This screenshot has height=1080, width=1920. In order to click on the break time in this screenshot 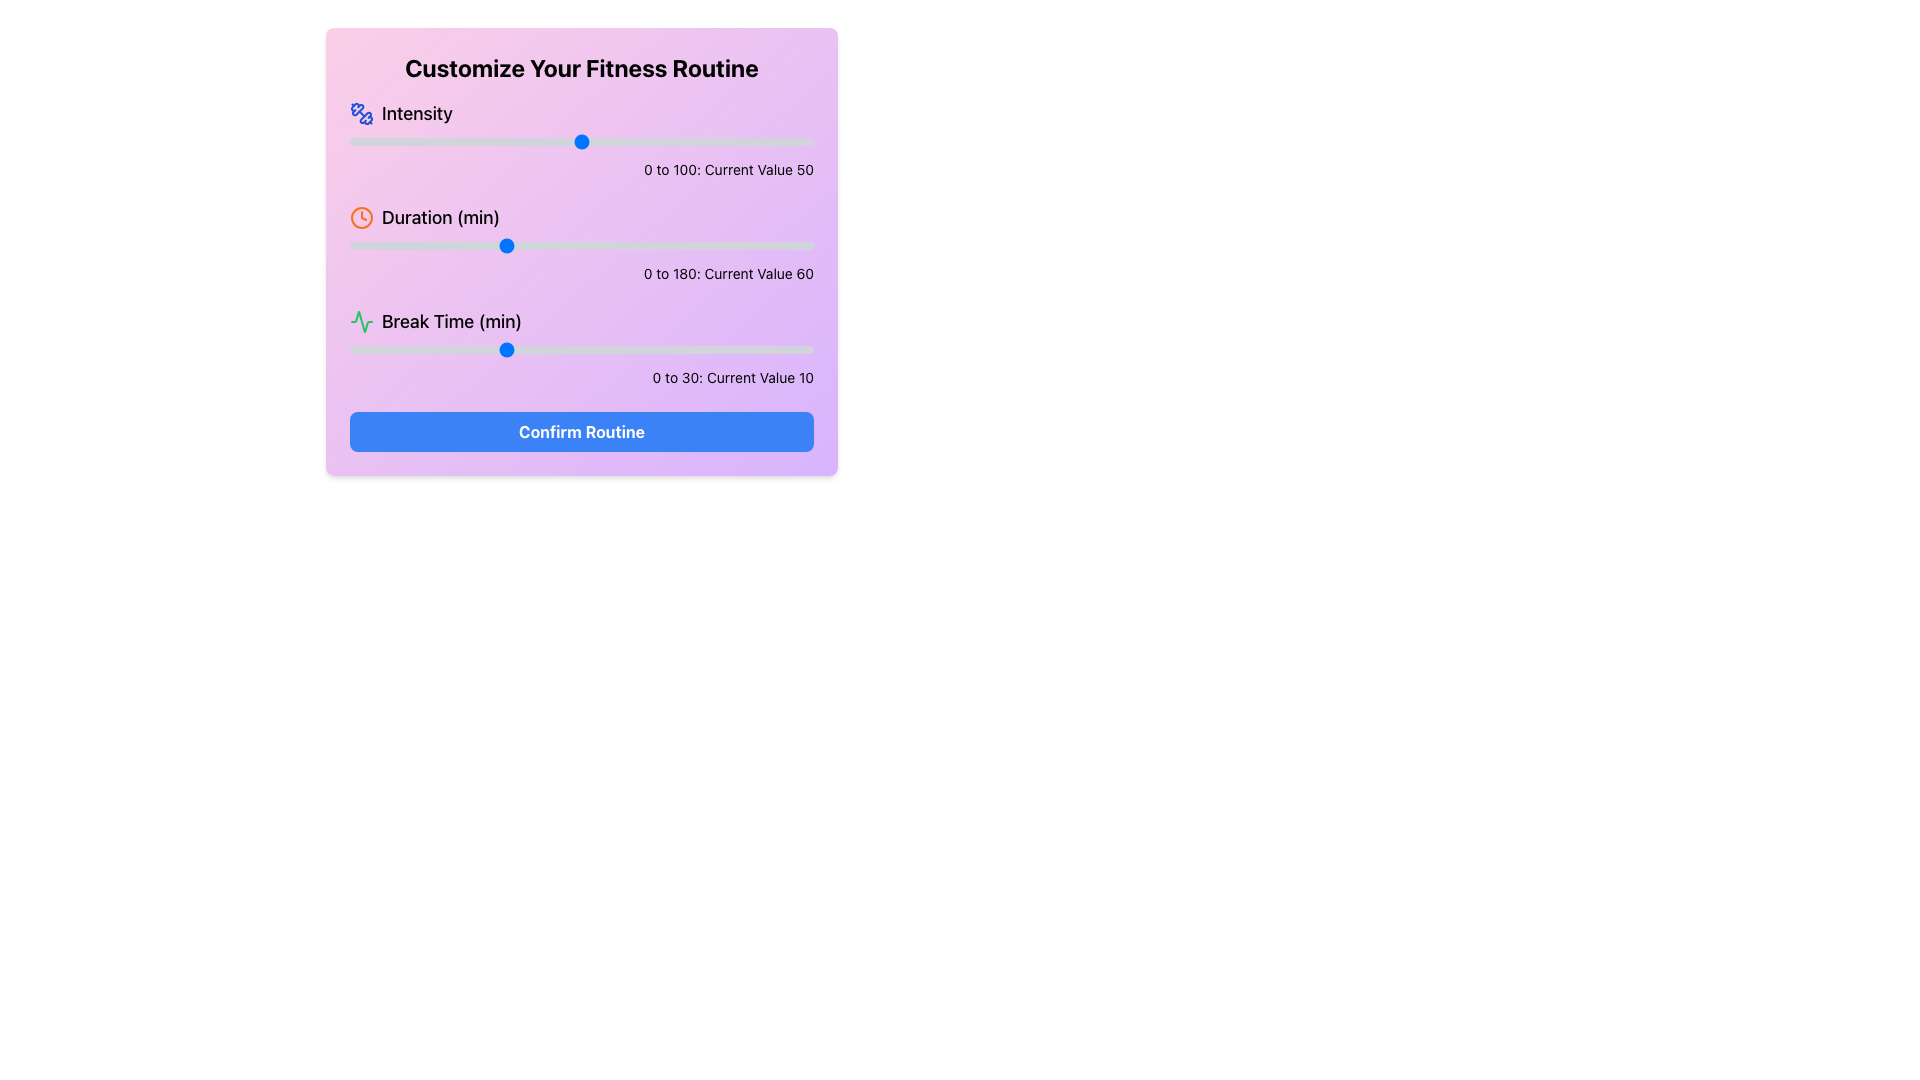, I will do `click(410, 349)`.